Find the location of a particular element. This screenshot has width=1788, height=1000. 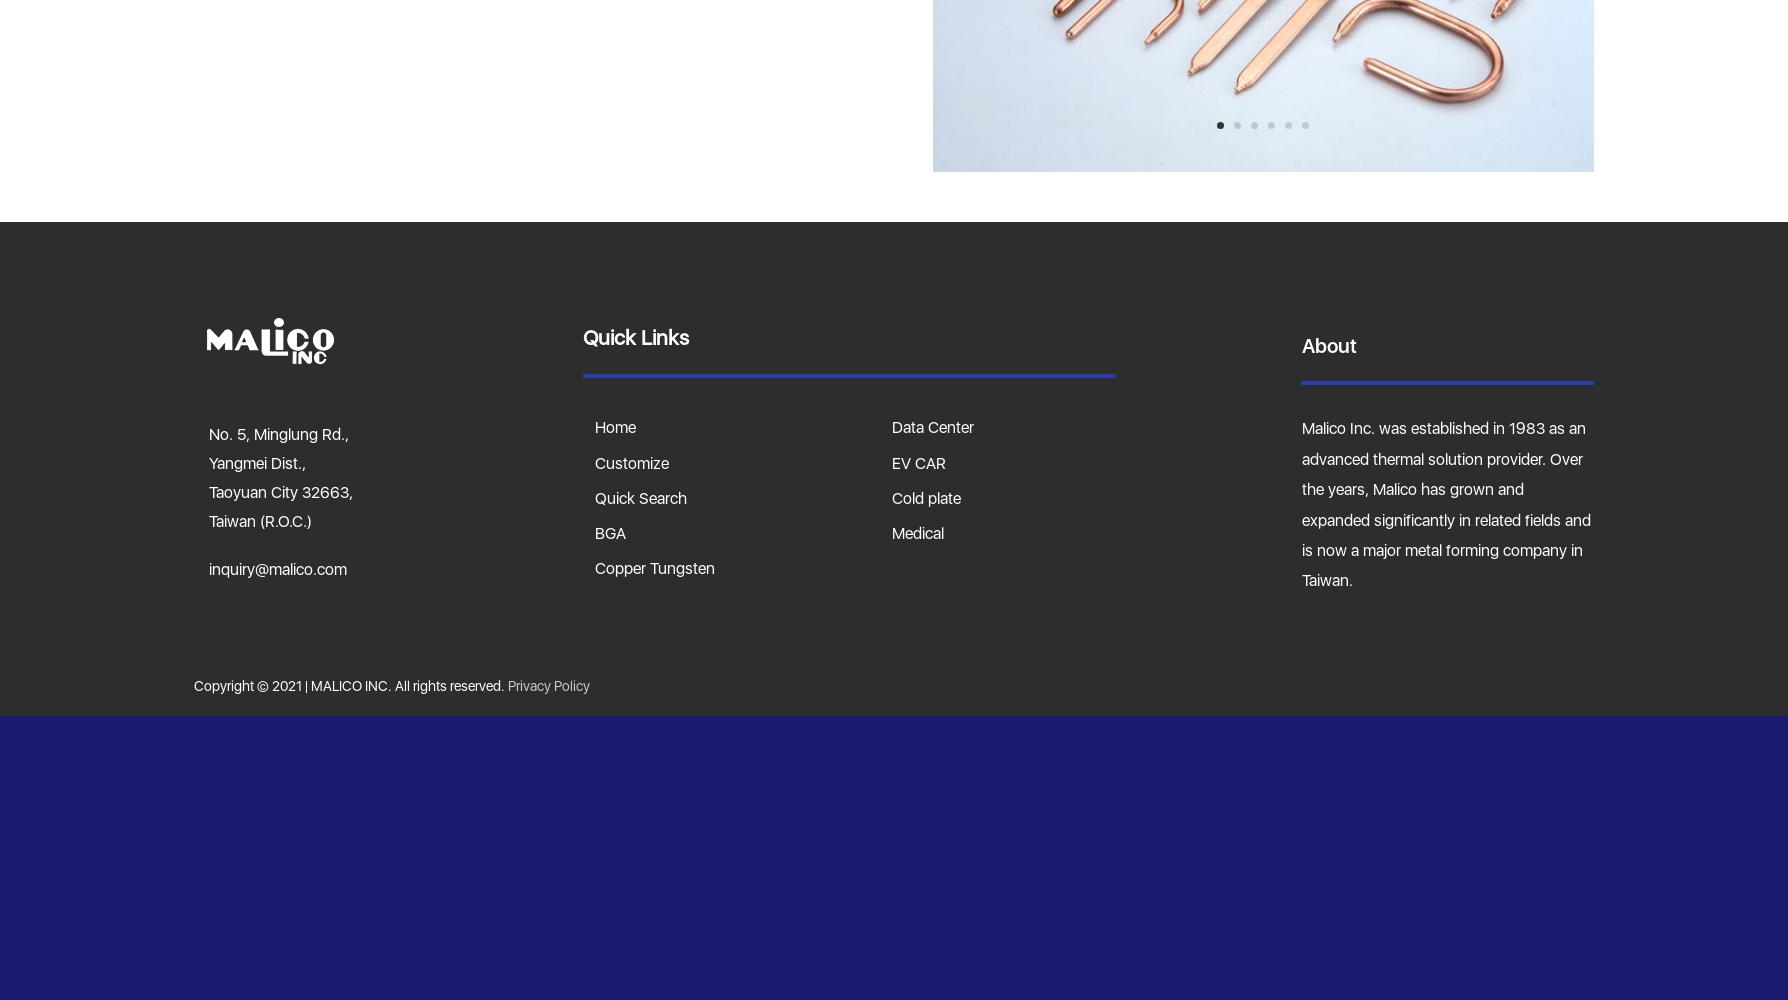

'Privacy Policy' is located at coordinates (548, 684).